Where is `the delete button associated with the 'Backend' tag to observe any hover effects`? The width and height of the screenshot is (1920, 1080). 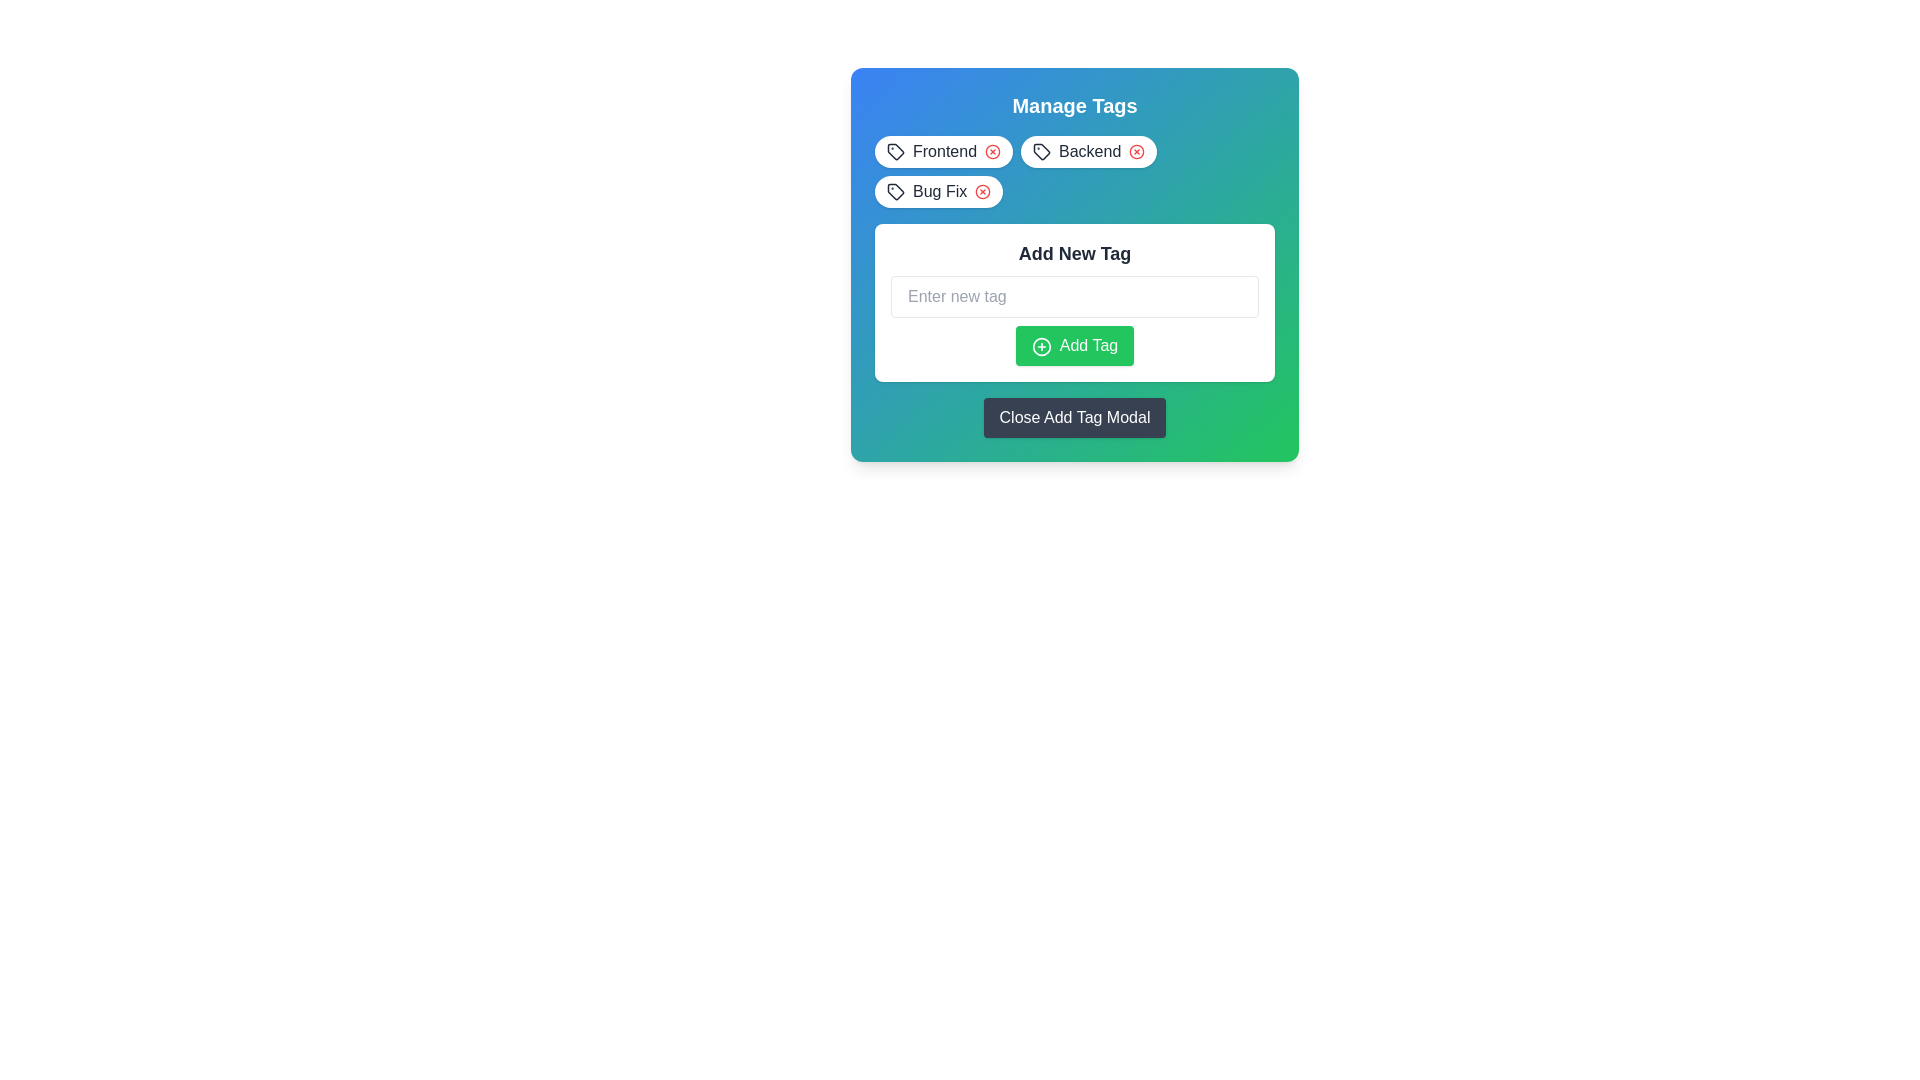
the delete button associated with the 'Backend' tag to observe any hover effects is located at coordinates (1137, 150).